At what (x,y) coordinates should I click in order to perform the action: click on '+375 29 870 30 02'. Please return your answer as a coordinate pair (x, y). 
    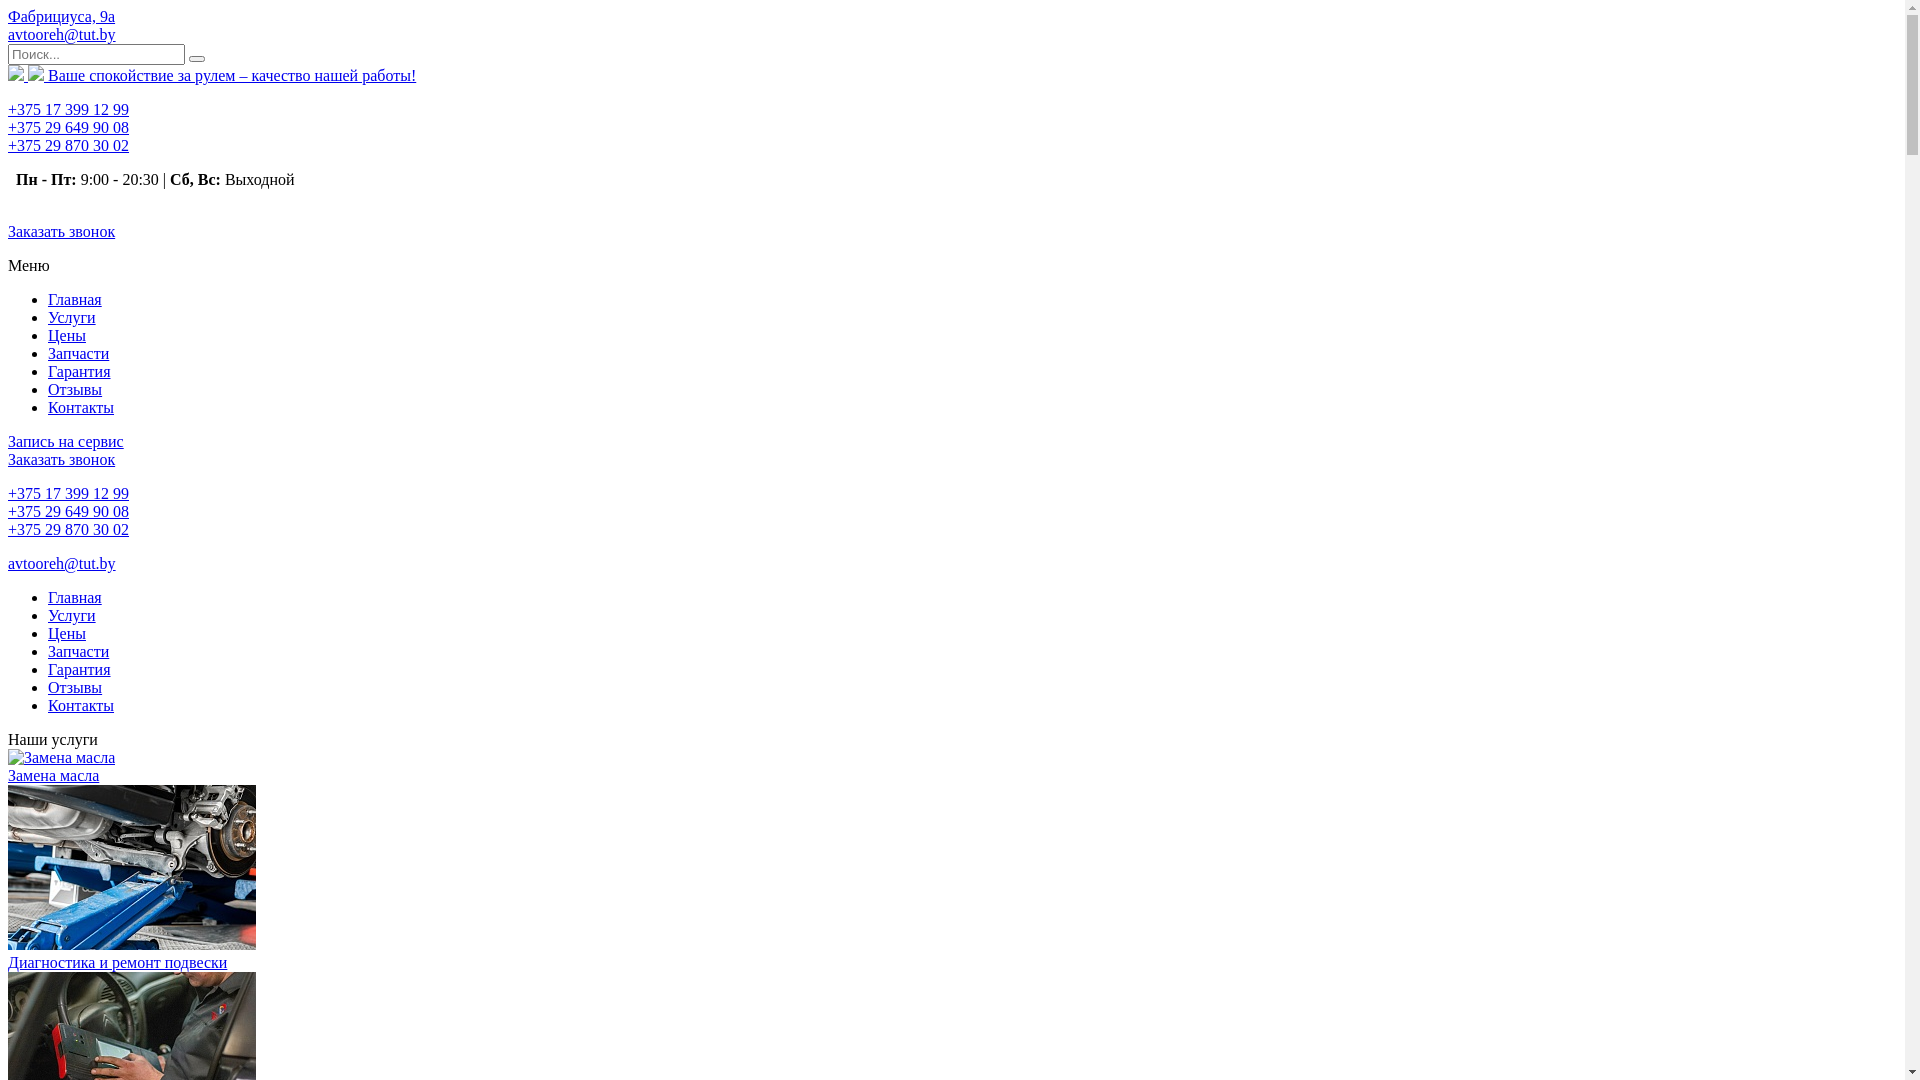
    Looking at the image, I should click on (68, 528).